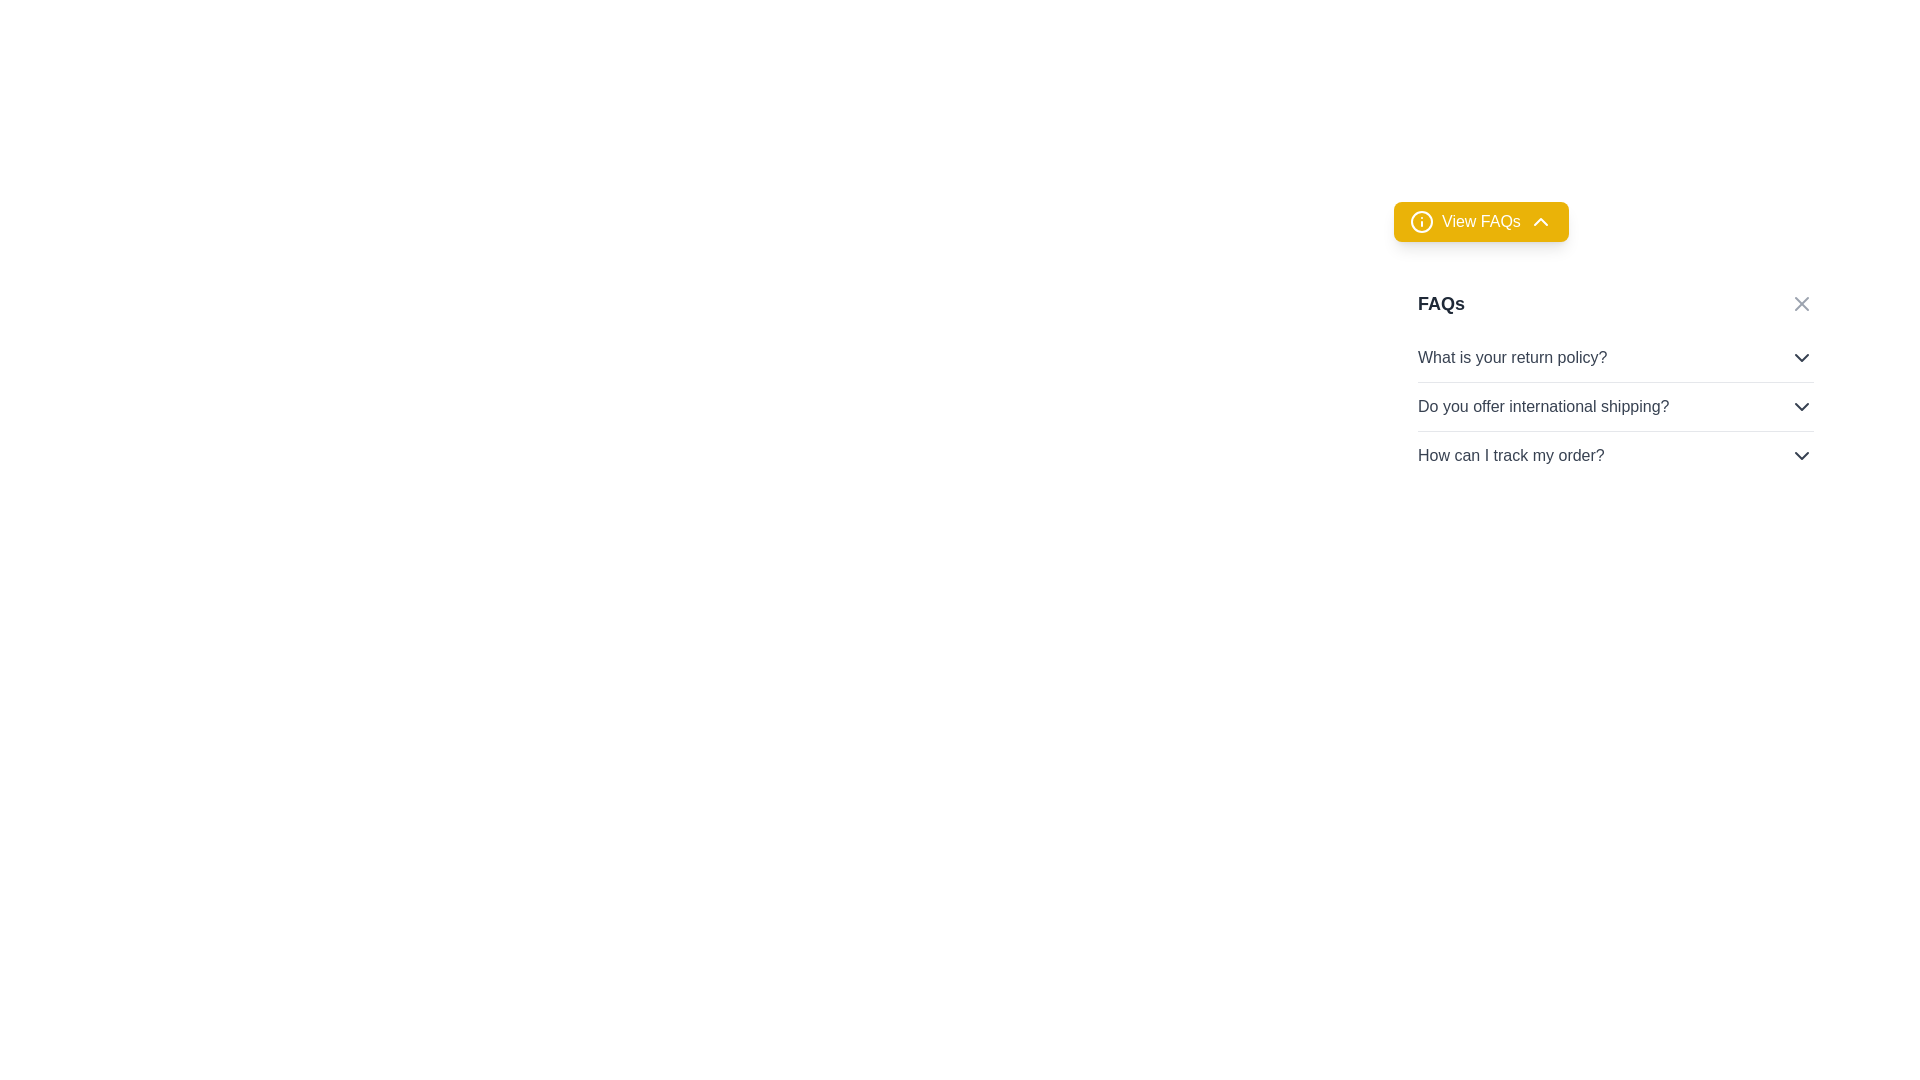 Image resolution: width=1920 pixels, height=1080 pixels. What do you see at coordinates (1420, 222) in the screenshot?
I see `the circular information icon with a yellow background and 'i' symbol, located to the left of the 'View FAQs' button` at bounding box center [1420, 222].